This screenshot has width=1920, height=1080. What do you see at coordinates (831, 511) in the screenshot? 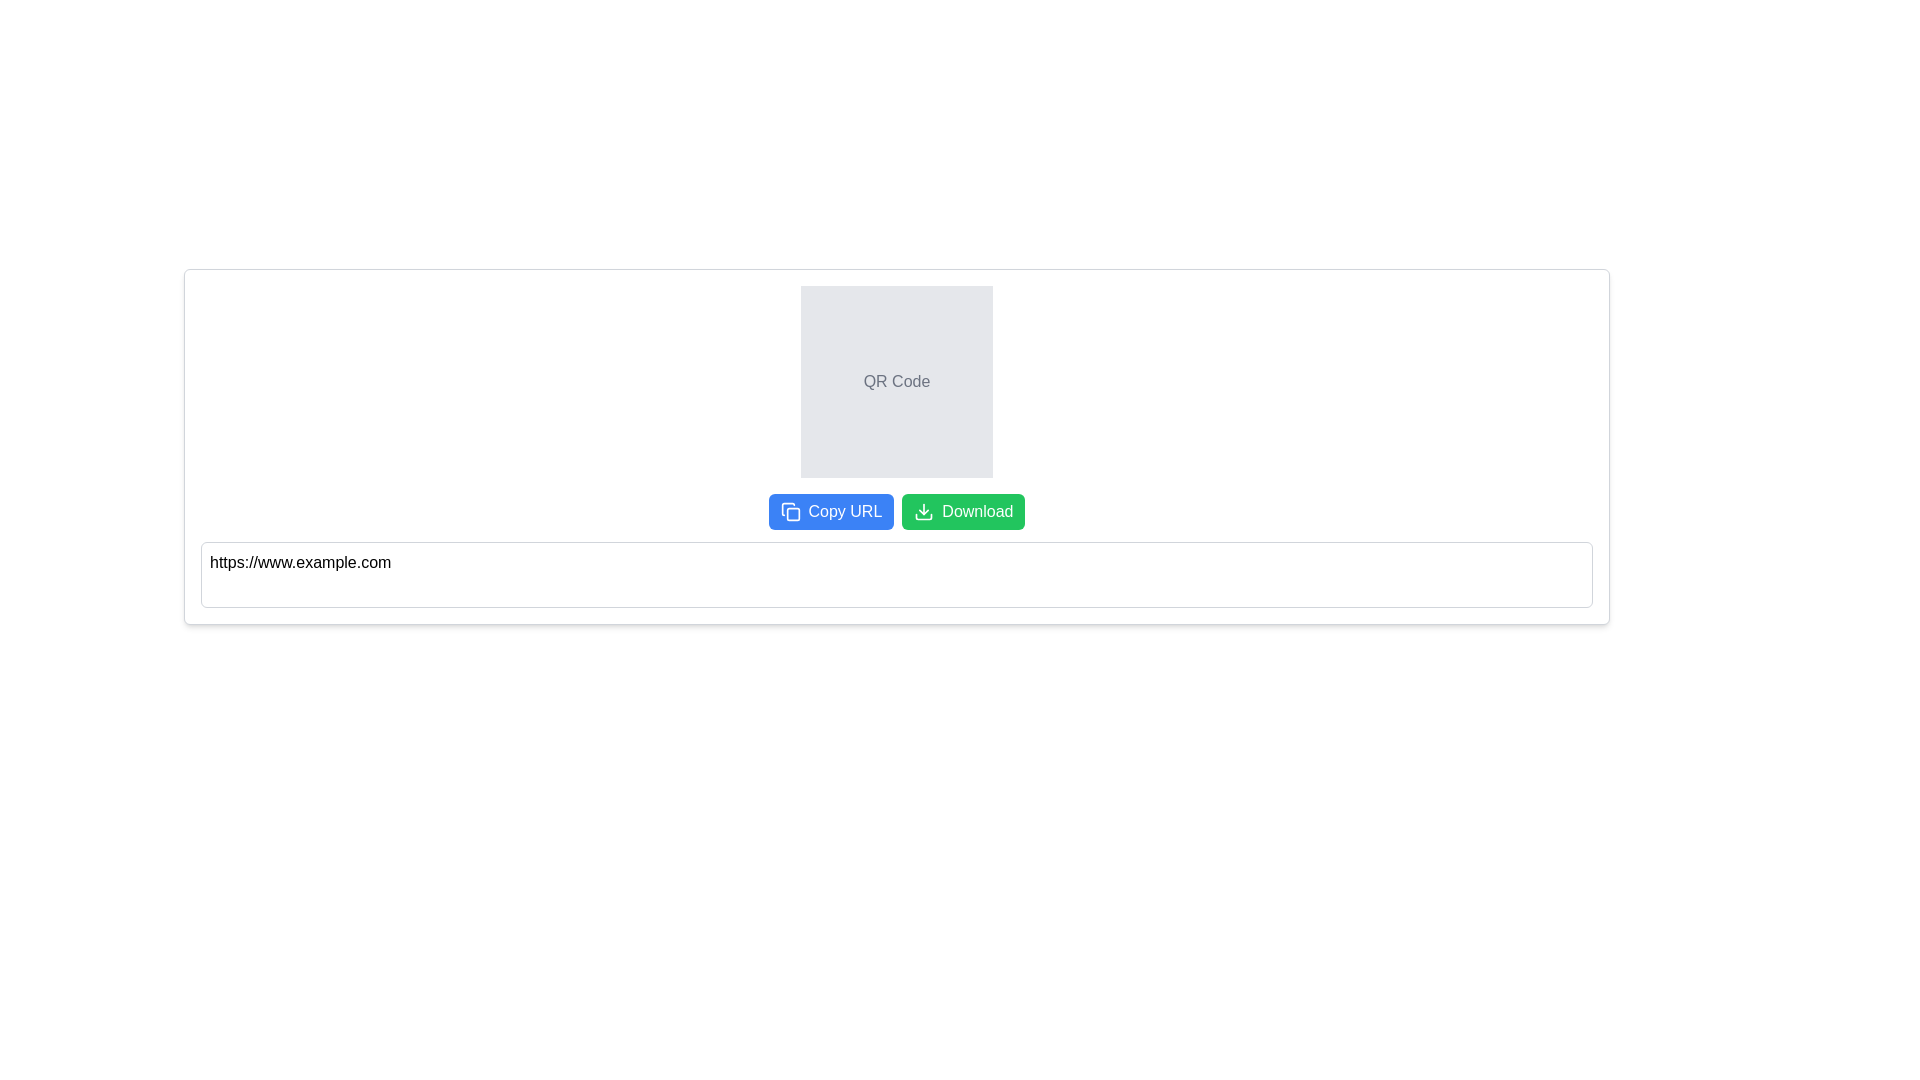
I see `the leftmost button in the button group, which serves to copy the URL displayed in the text field below it, to observe any tooltip or highlight effect` at bounding box center [831, 511].